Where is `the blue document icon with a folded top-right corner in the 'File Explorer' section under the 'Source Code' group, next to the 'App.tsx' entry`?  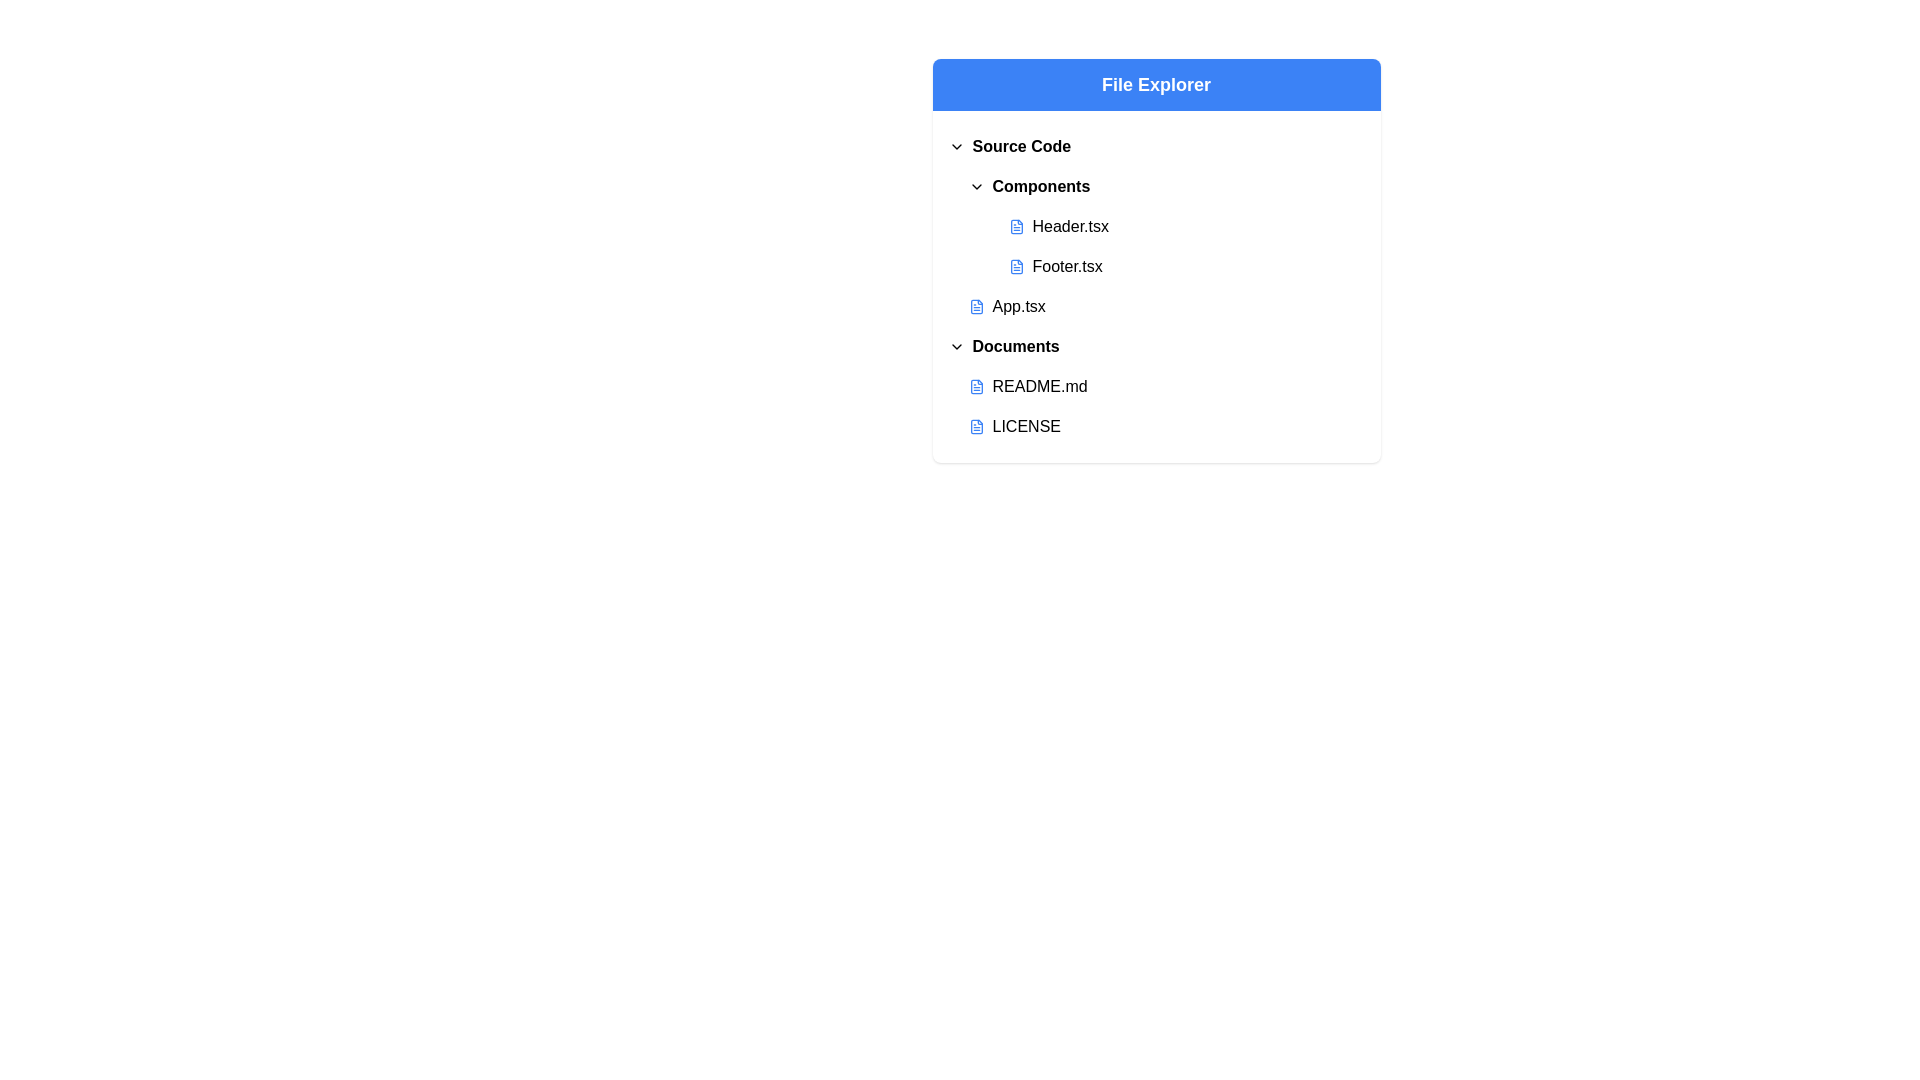 the blue document icon with a folded top-right corner in the 'File Explorer' section under the 'Source Code' group, next to the 'App.tsx' entry is located at coordinates (976, 307).